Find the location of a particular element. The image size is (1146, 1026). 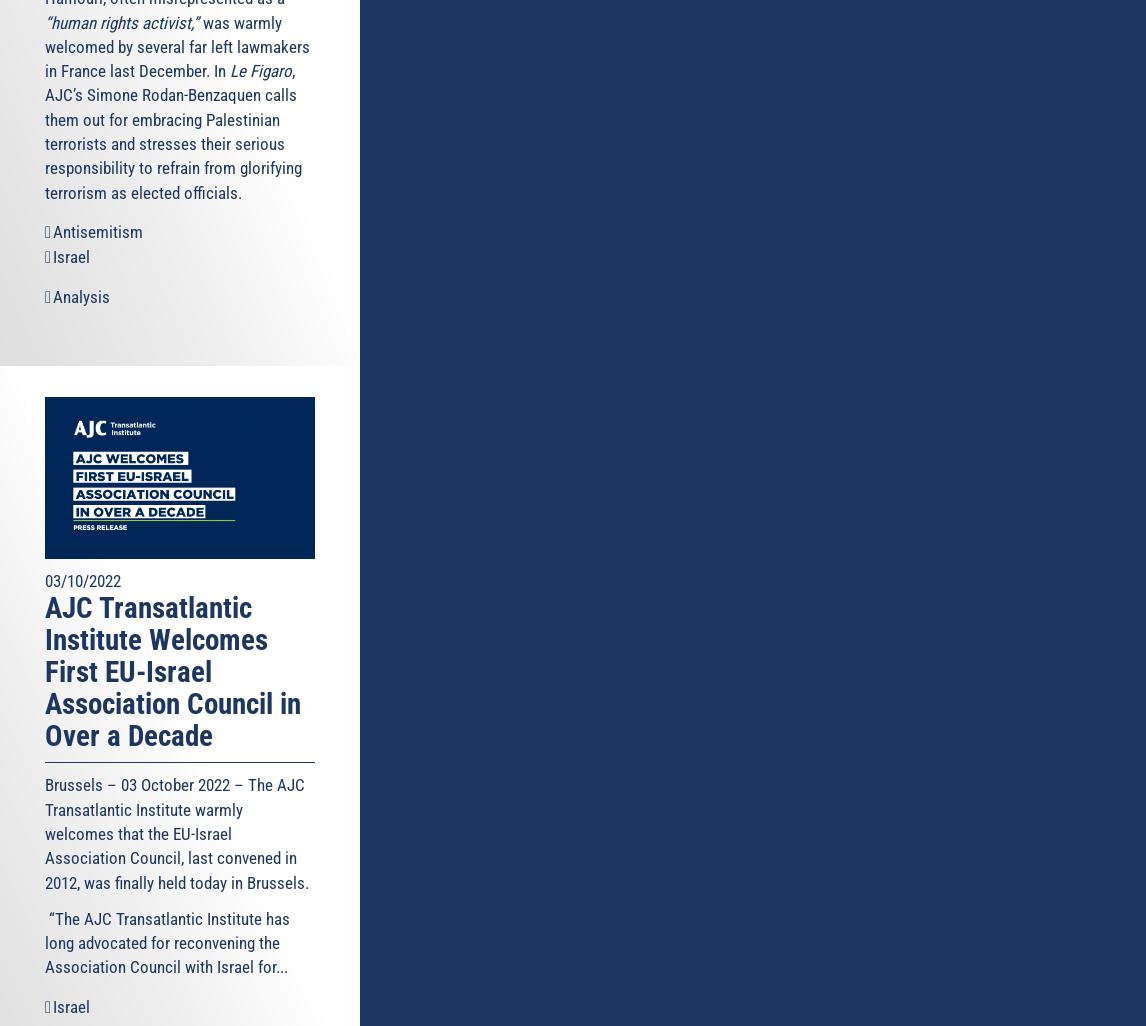

'AJC Transatlantic Institute Welcomes First EU-Israel Association Council in Over a Decade' is located at coordinates (45, 670).